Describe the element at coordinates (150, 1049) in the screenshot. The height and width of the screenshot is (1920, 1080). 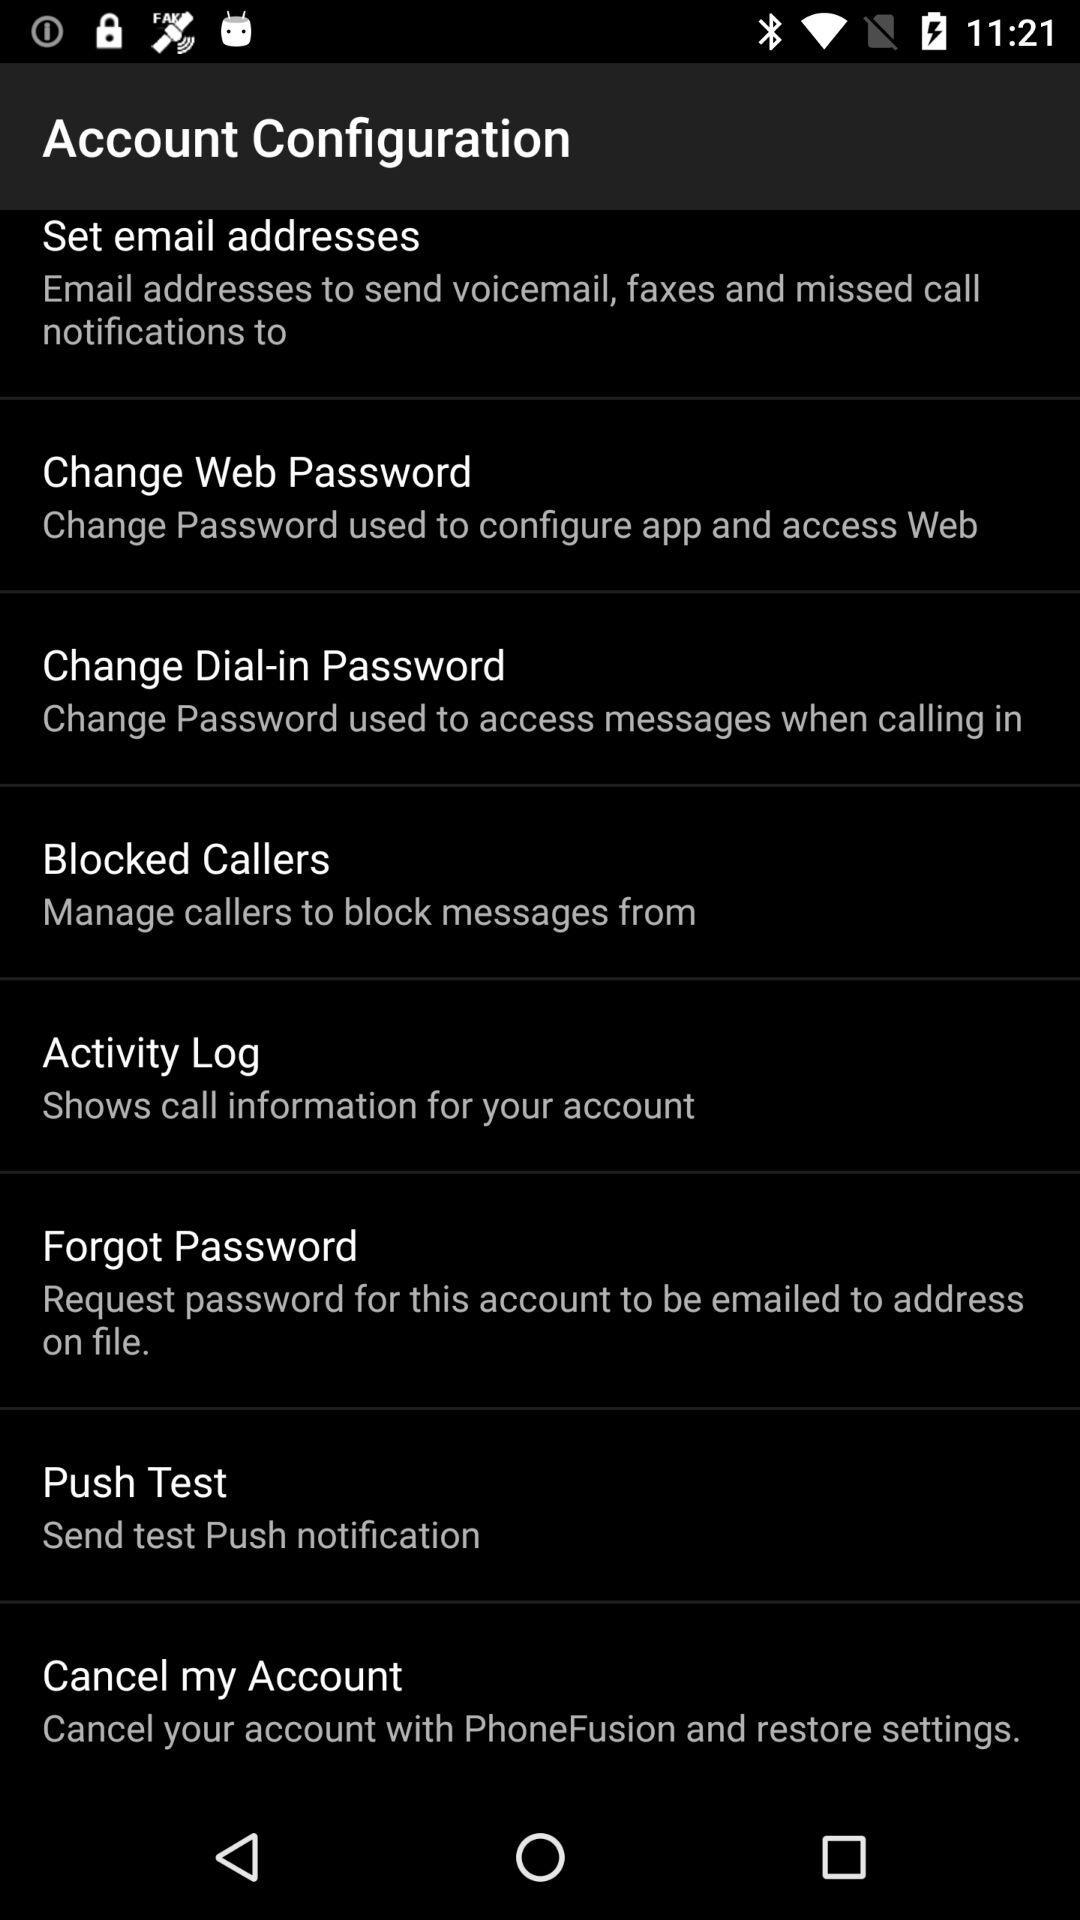
I see `the activity log icon` at that location.